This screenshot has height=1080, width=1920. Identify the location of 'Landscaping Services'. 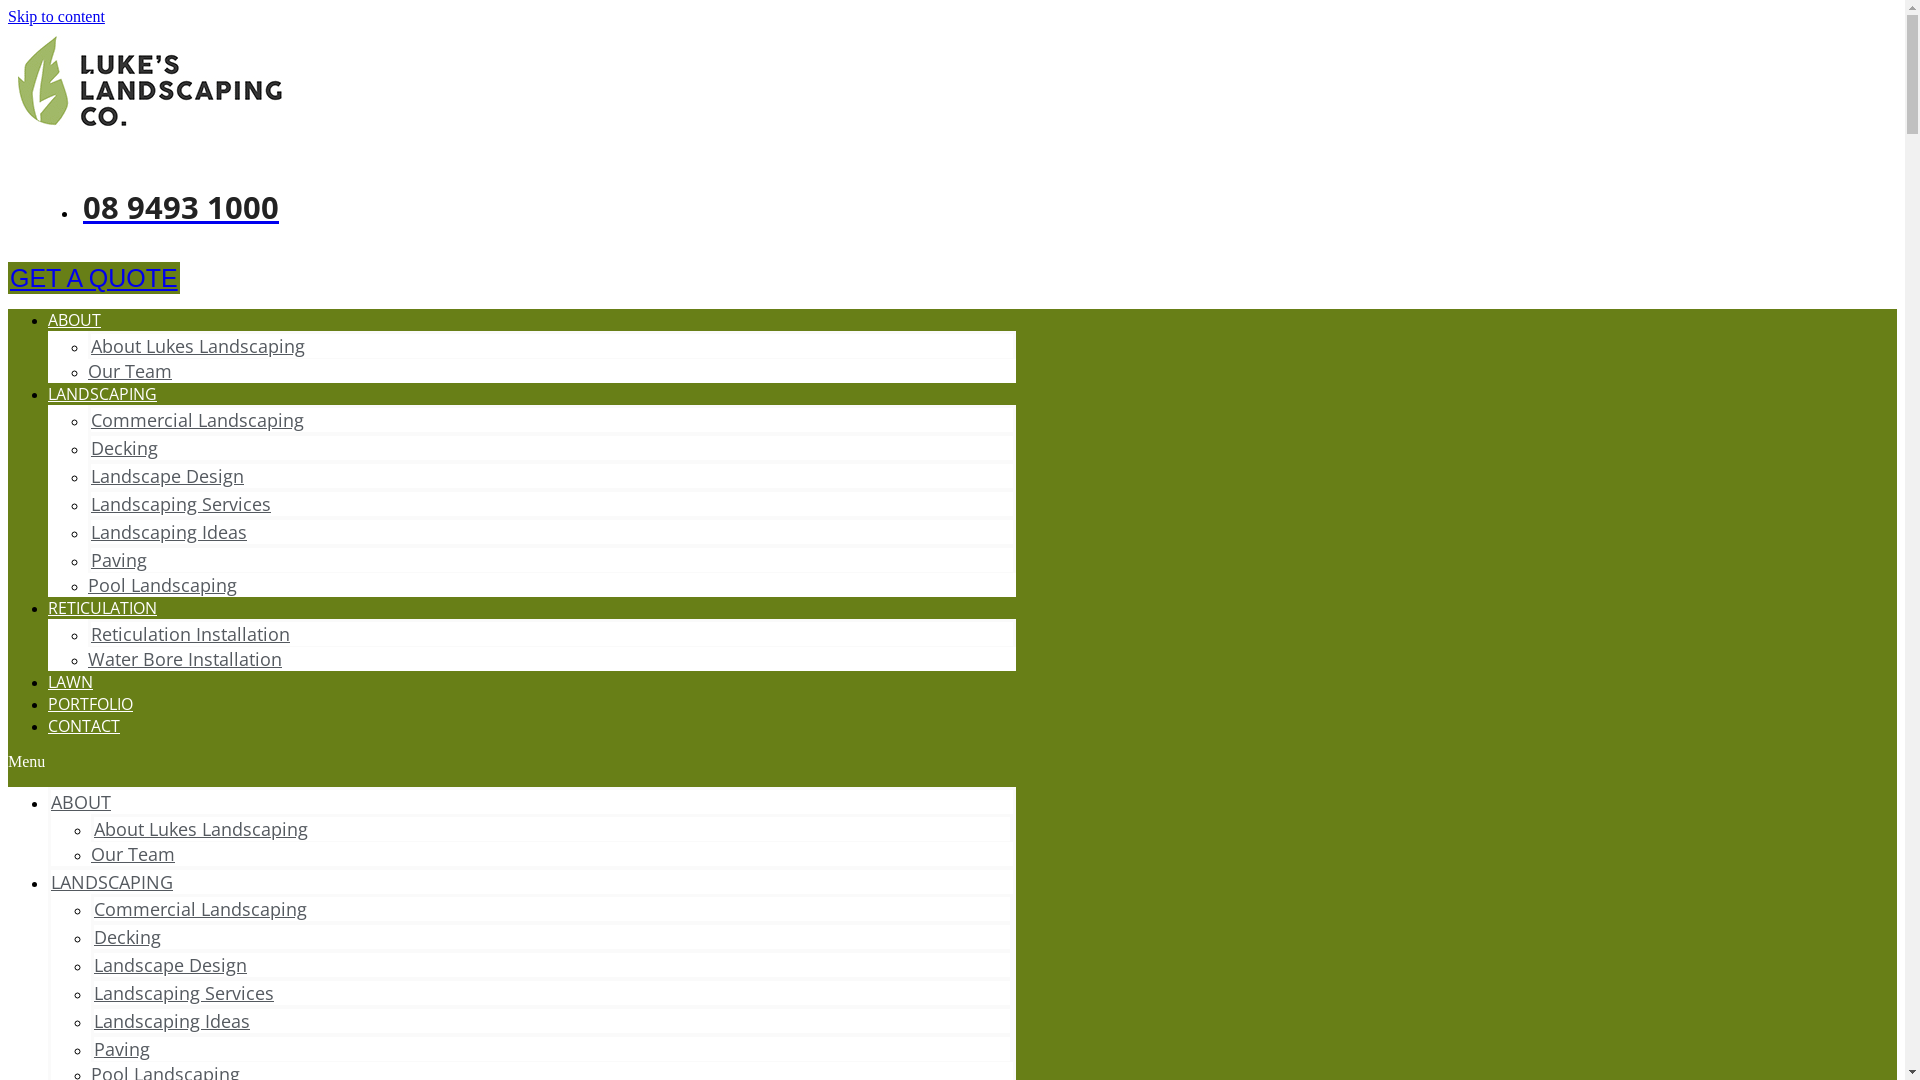
(183, 992).